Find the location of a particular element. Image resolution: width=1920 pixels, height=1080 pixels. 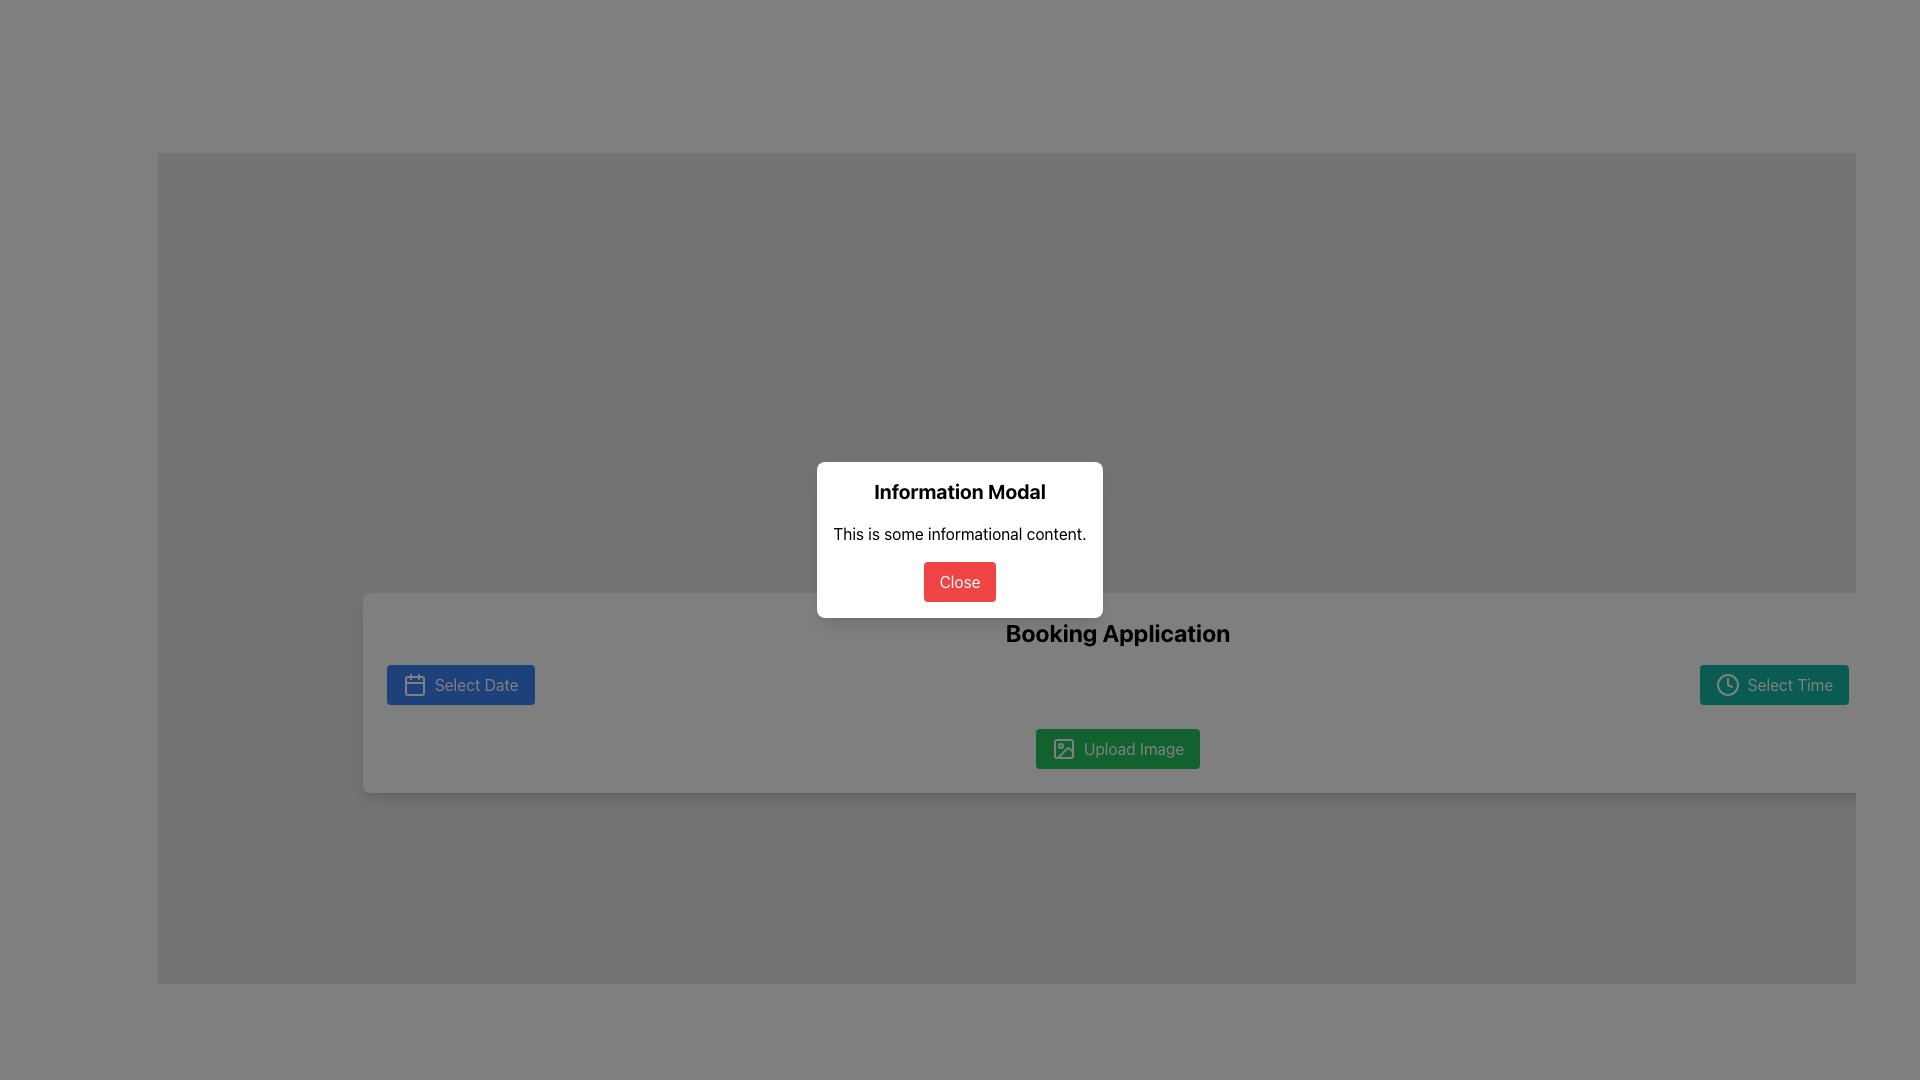

the heading text 'Information Modal' which is displayed in bold at the top center of the modal dialog box is located at coordinates (960, 492).